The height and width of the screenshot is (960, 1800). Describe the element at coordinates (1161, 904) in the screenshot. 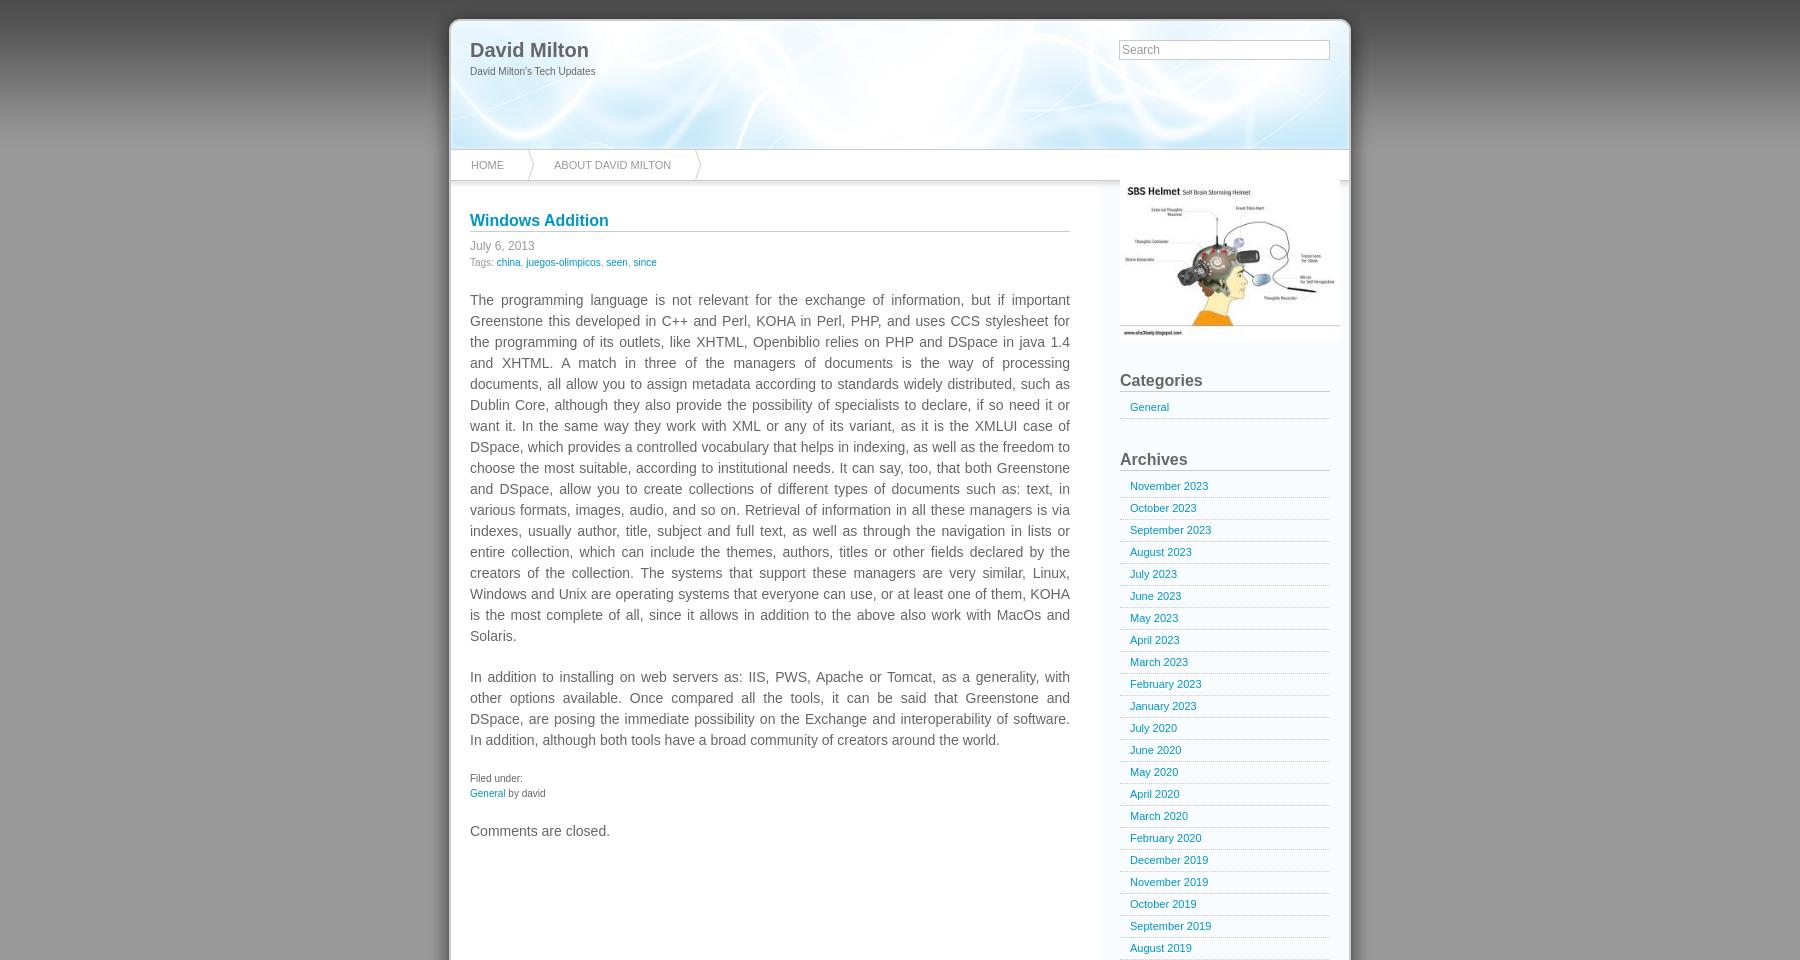

I see `'October 2019'` at that location.